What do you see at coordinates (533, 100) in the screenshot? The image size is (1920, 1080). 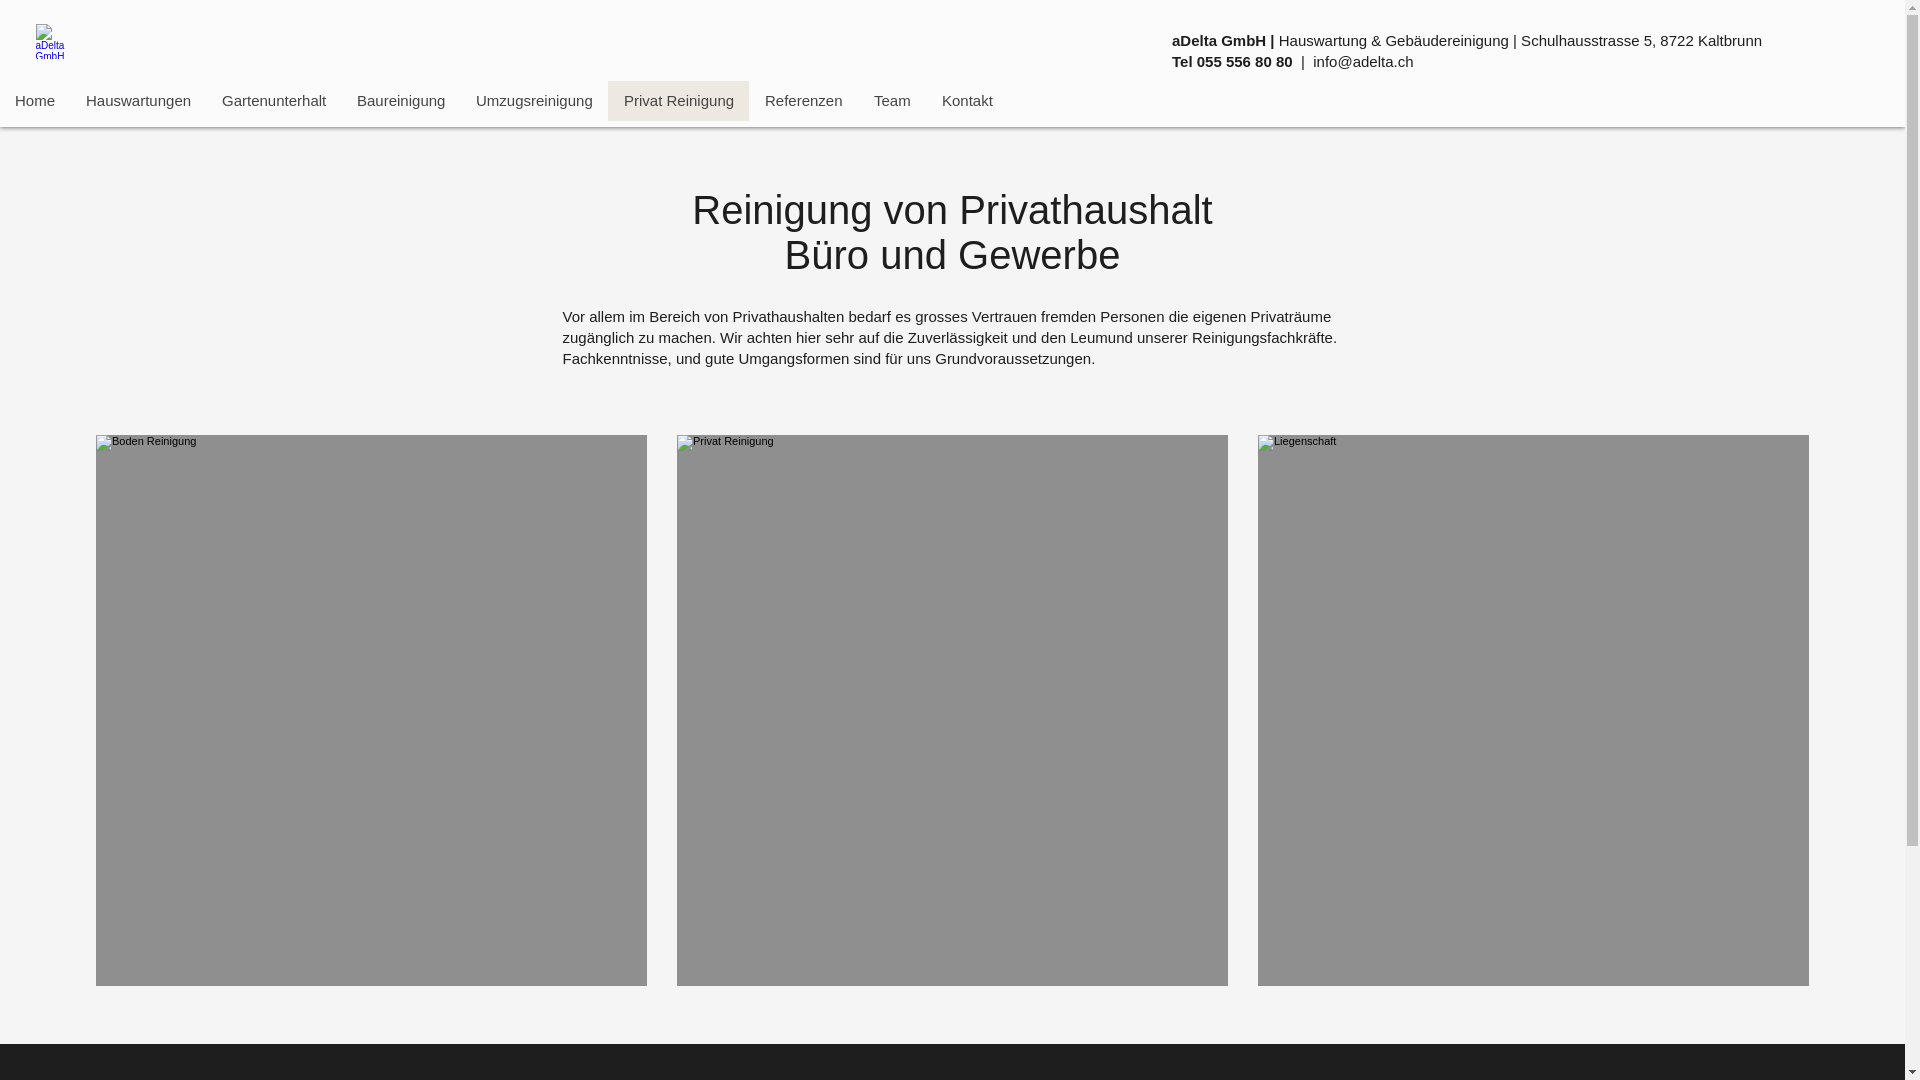 I see `'Umzugsreinigung'` at bounding box center [533, 100].